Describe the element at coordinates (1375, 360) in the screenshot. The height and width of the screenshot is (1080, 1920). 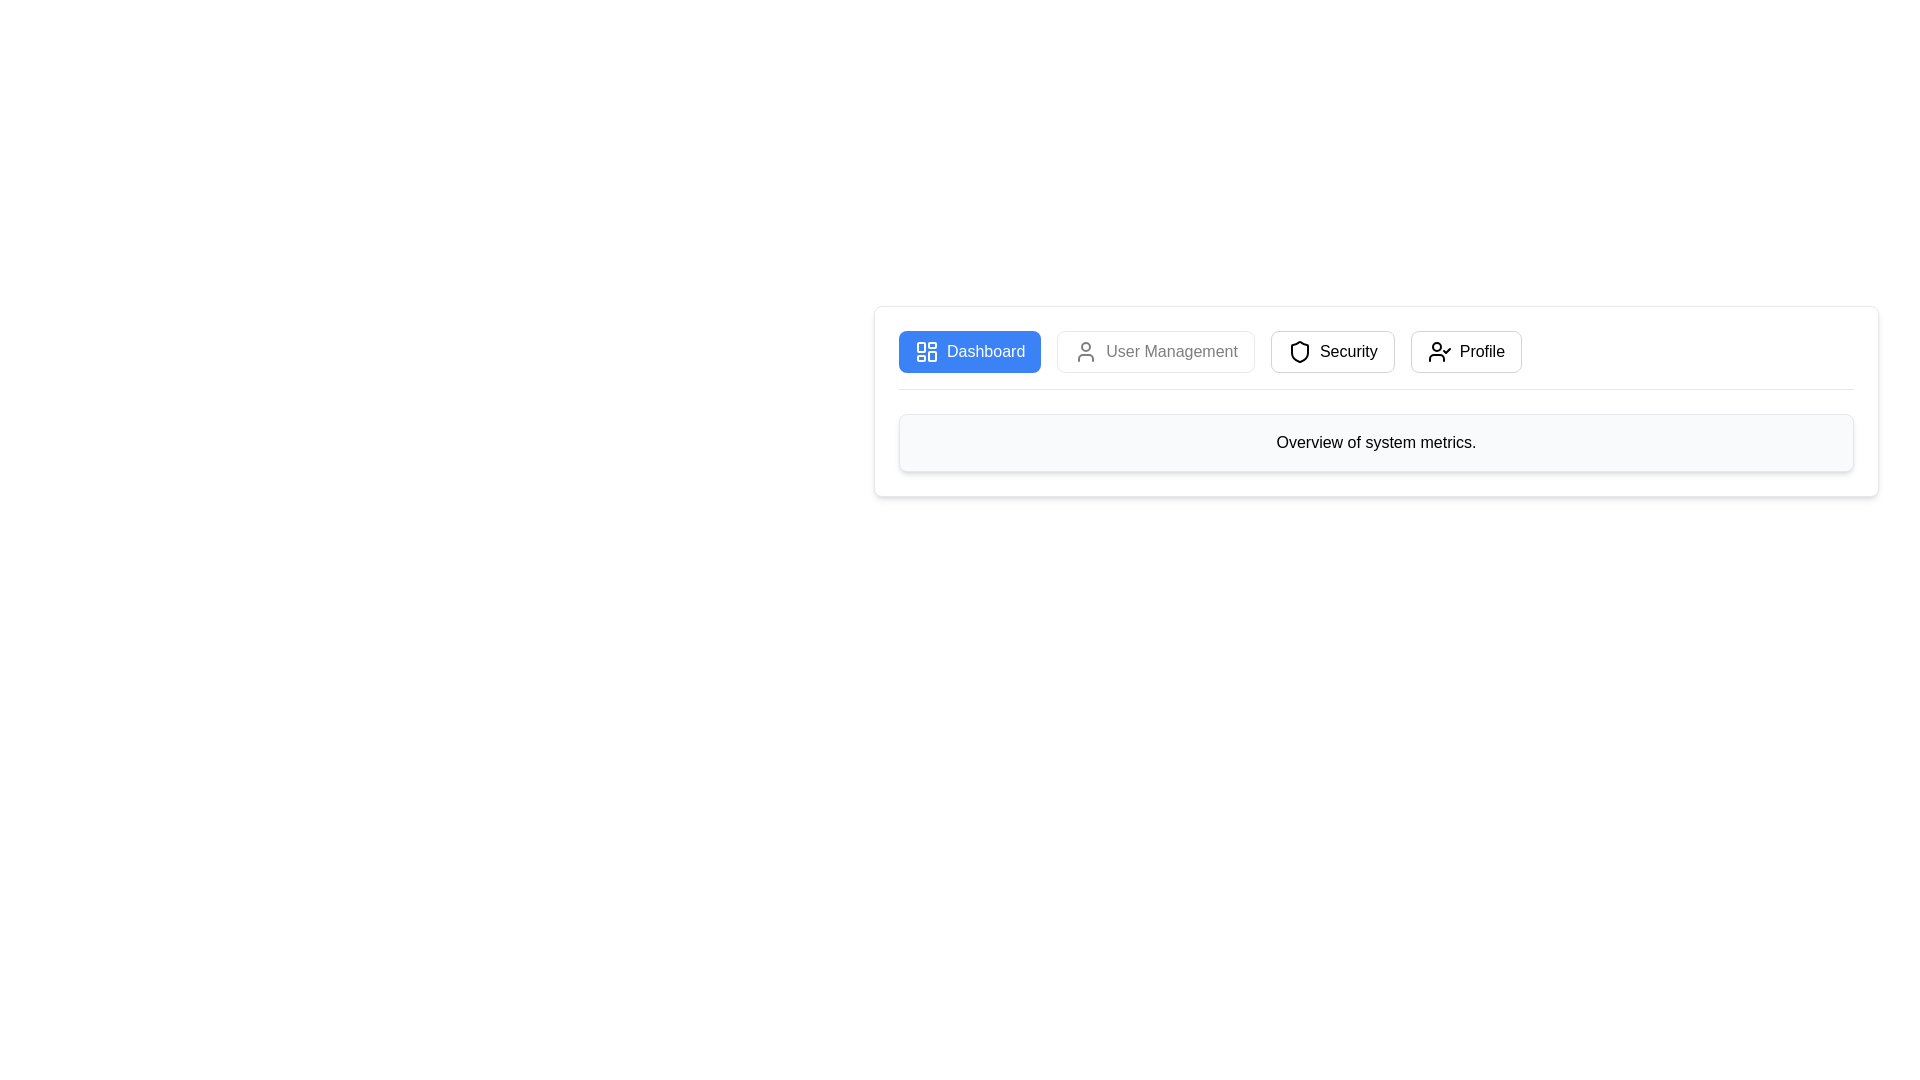
I see `the Navigation bar buttons using keyboard navigation` at that location.